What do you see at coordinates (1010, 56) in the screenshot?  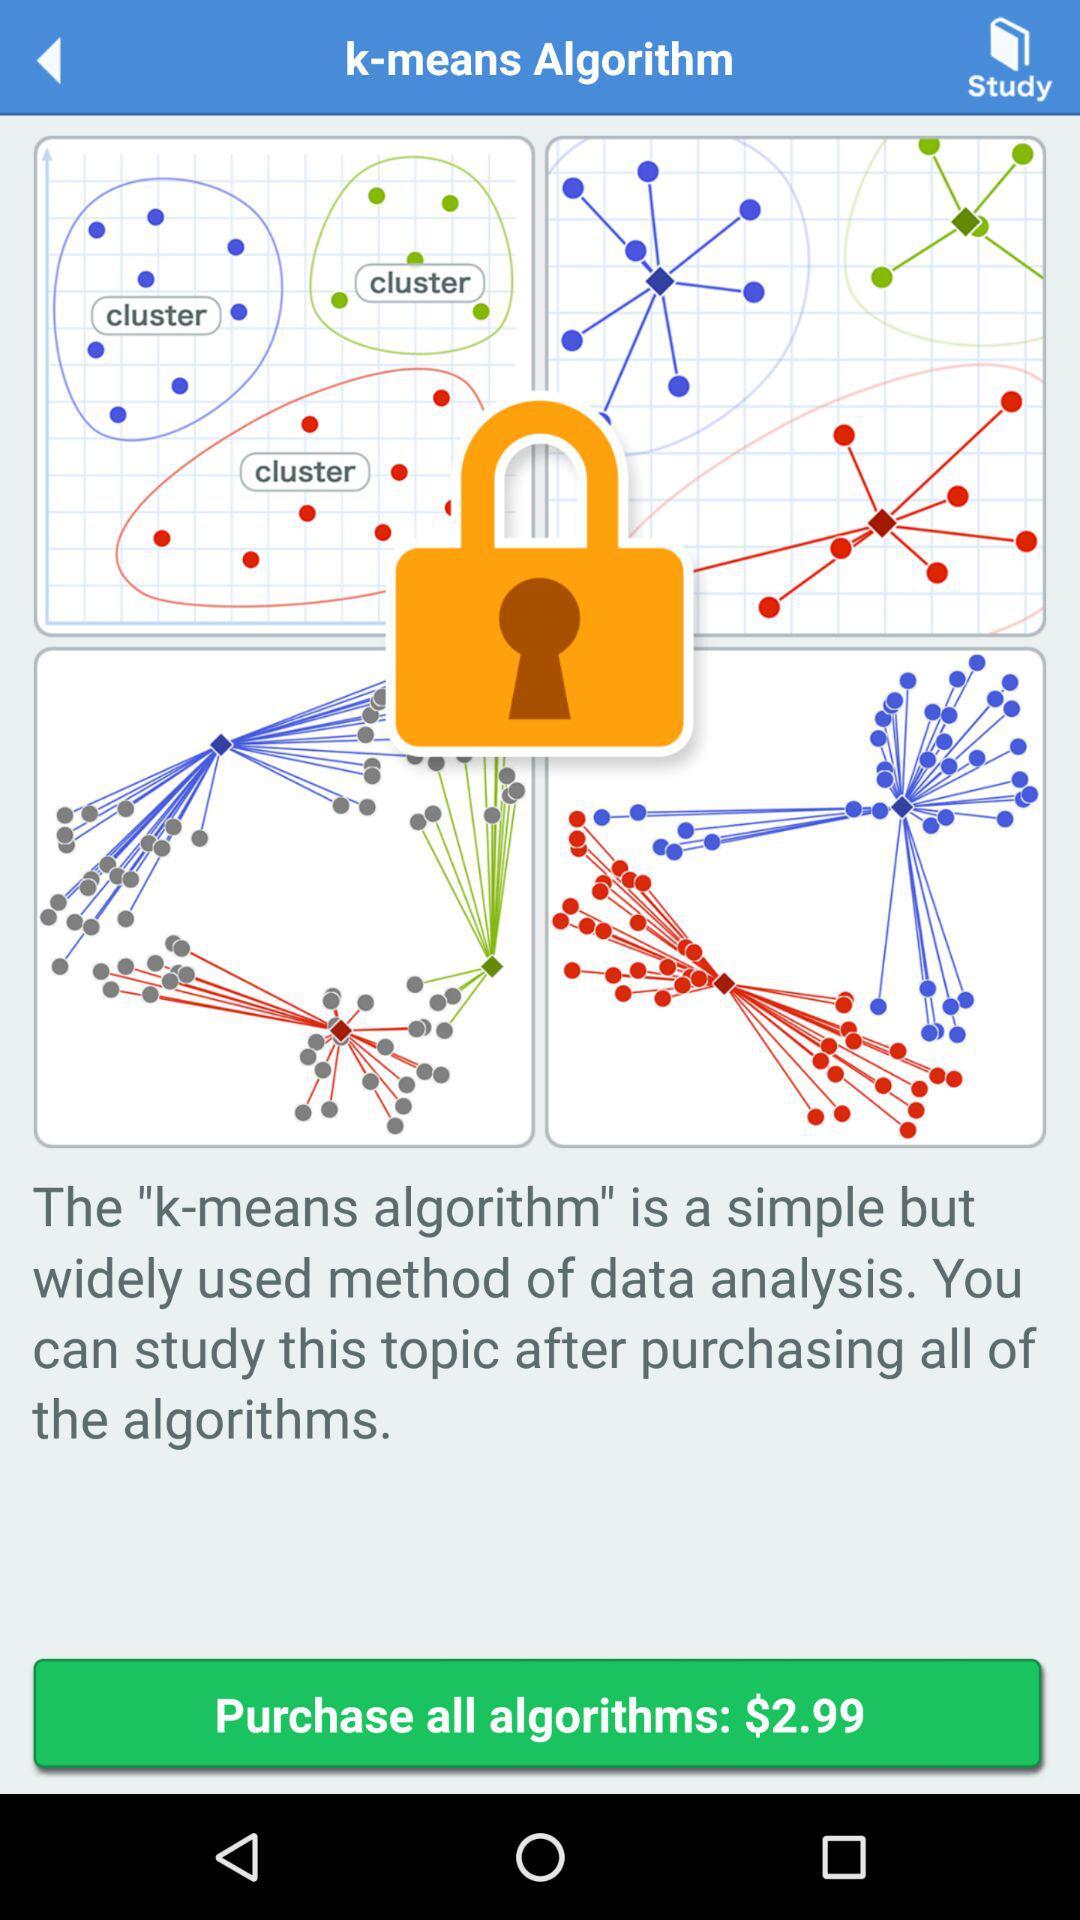 I see `study function` at bounding box center [1010, 56].